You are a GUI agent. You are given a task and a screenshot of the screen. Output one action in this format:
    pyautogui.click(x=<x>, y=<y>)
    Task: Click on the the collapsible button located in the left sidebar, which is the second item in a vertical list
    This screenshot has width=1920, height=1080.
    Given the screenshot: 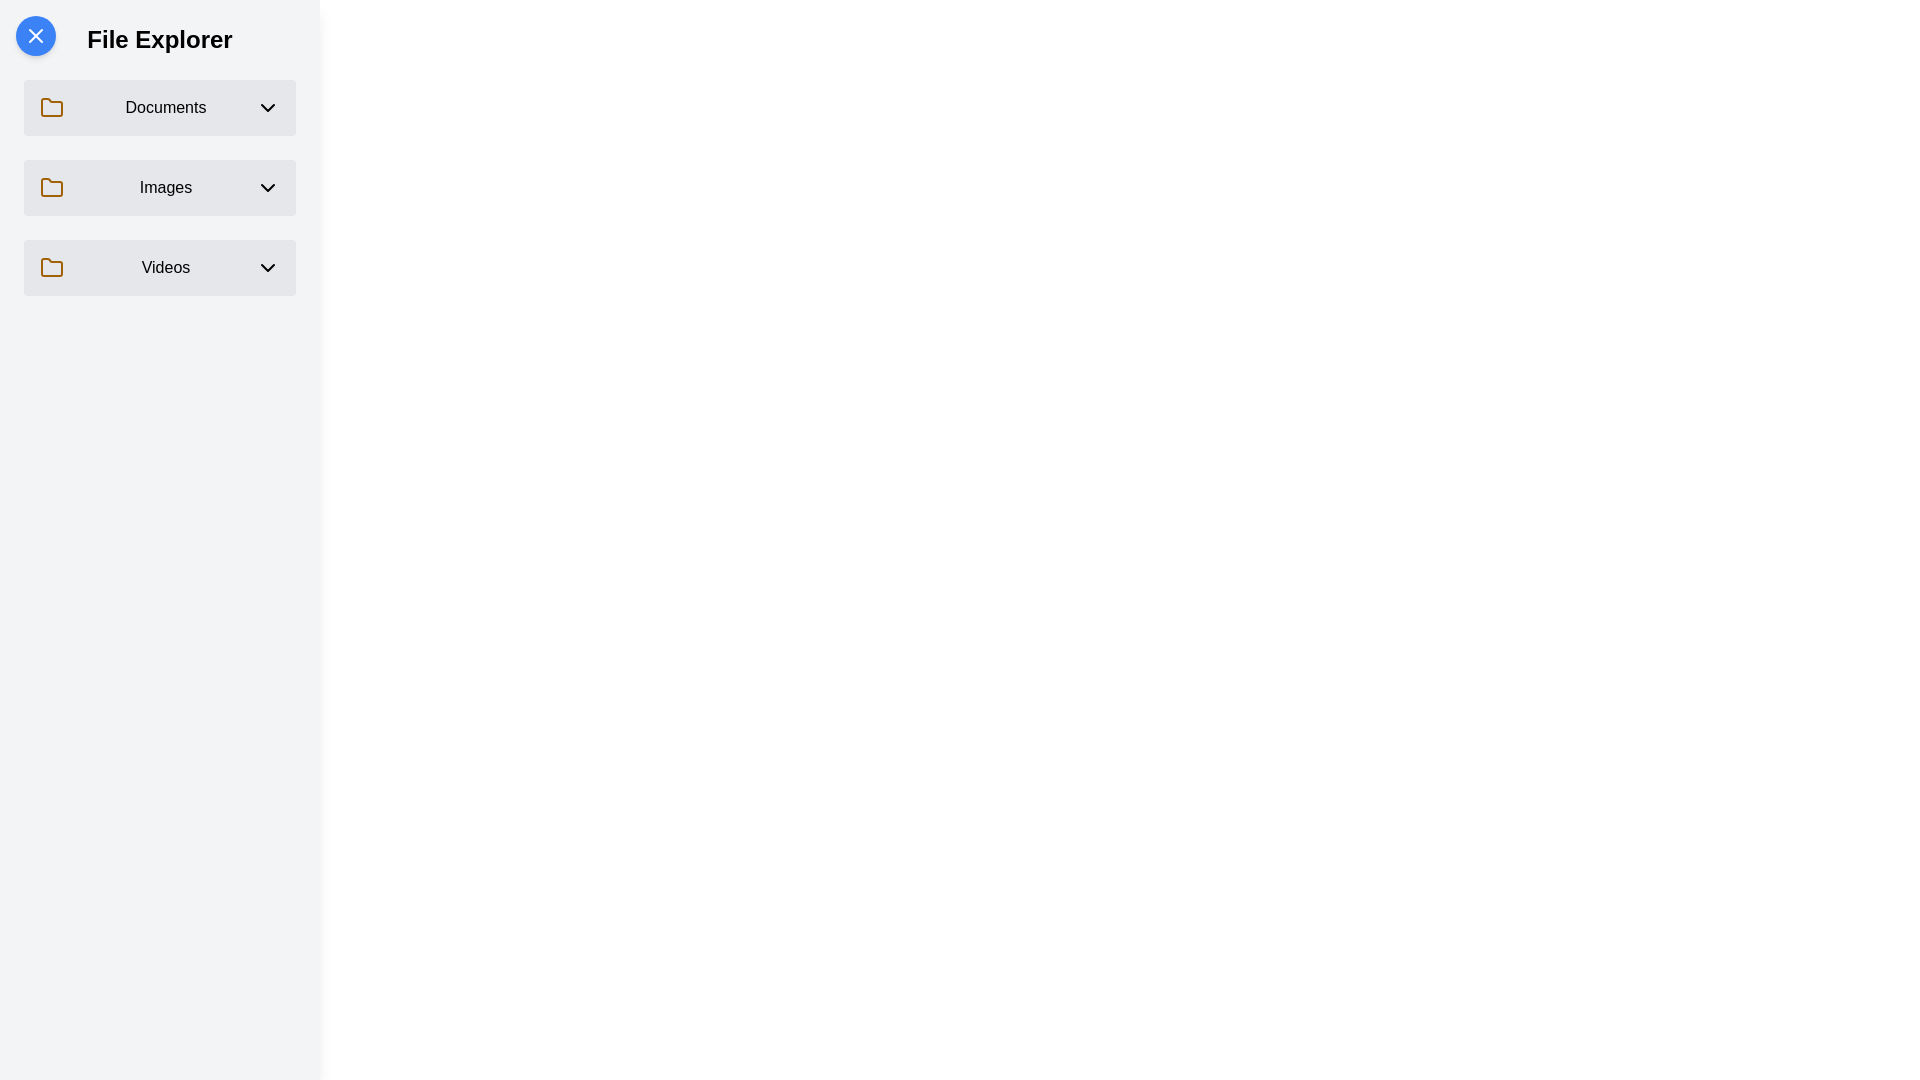 What is the action you would take?
    pyautogui.click(x=158, y=188)
    